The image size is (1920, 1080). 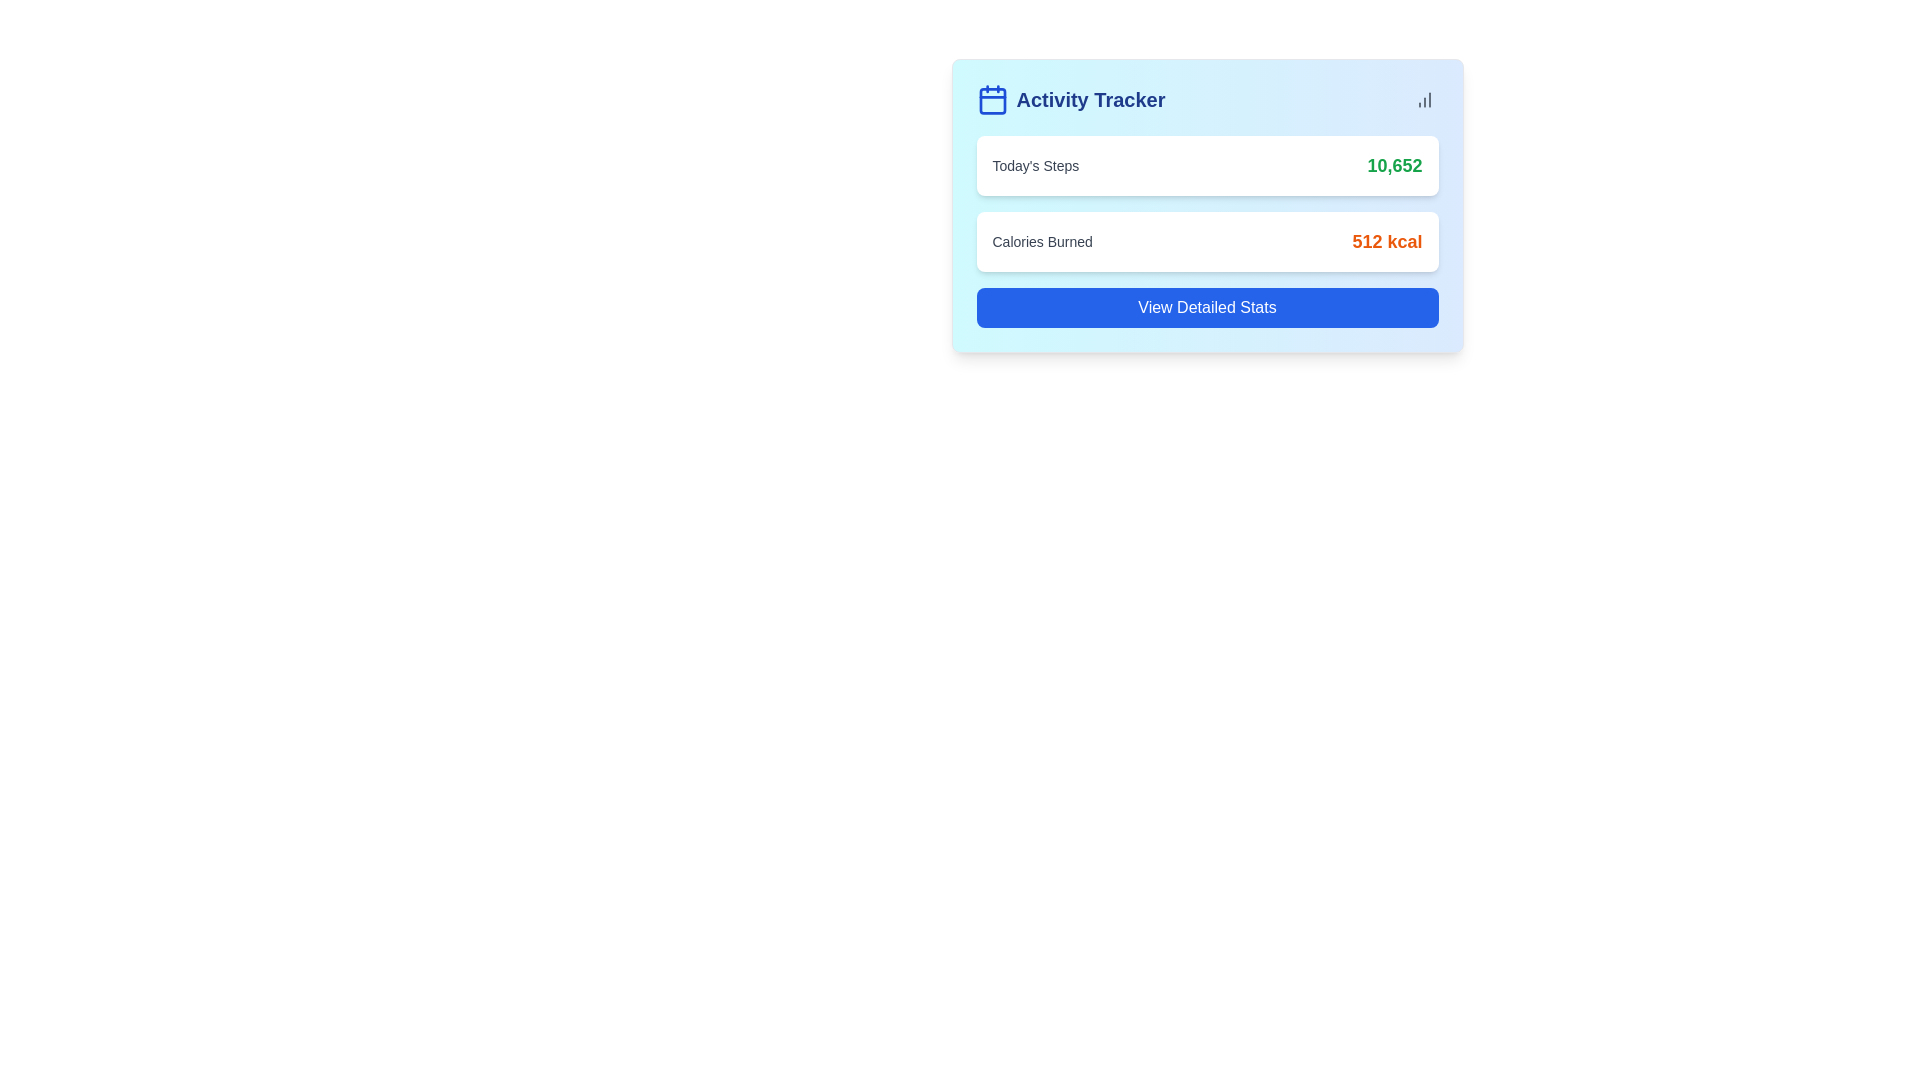 I want to click on the bar chart icon button located in the upper-right corner of the blue-themed activity tracker card, so click(x=1423, y=100).